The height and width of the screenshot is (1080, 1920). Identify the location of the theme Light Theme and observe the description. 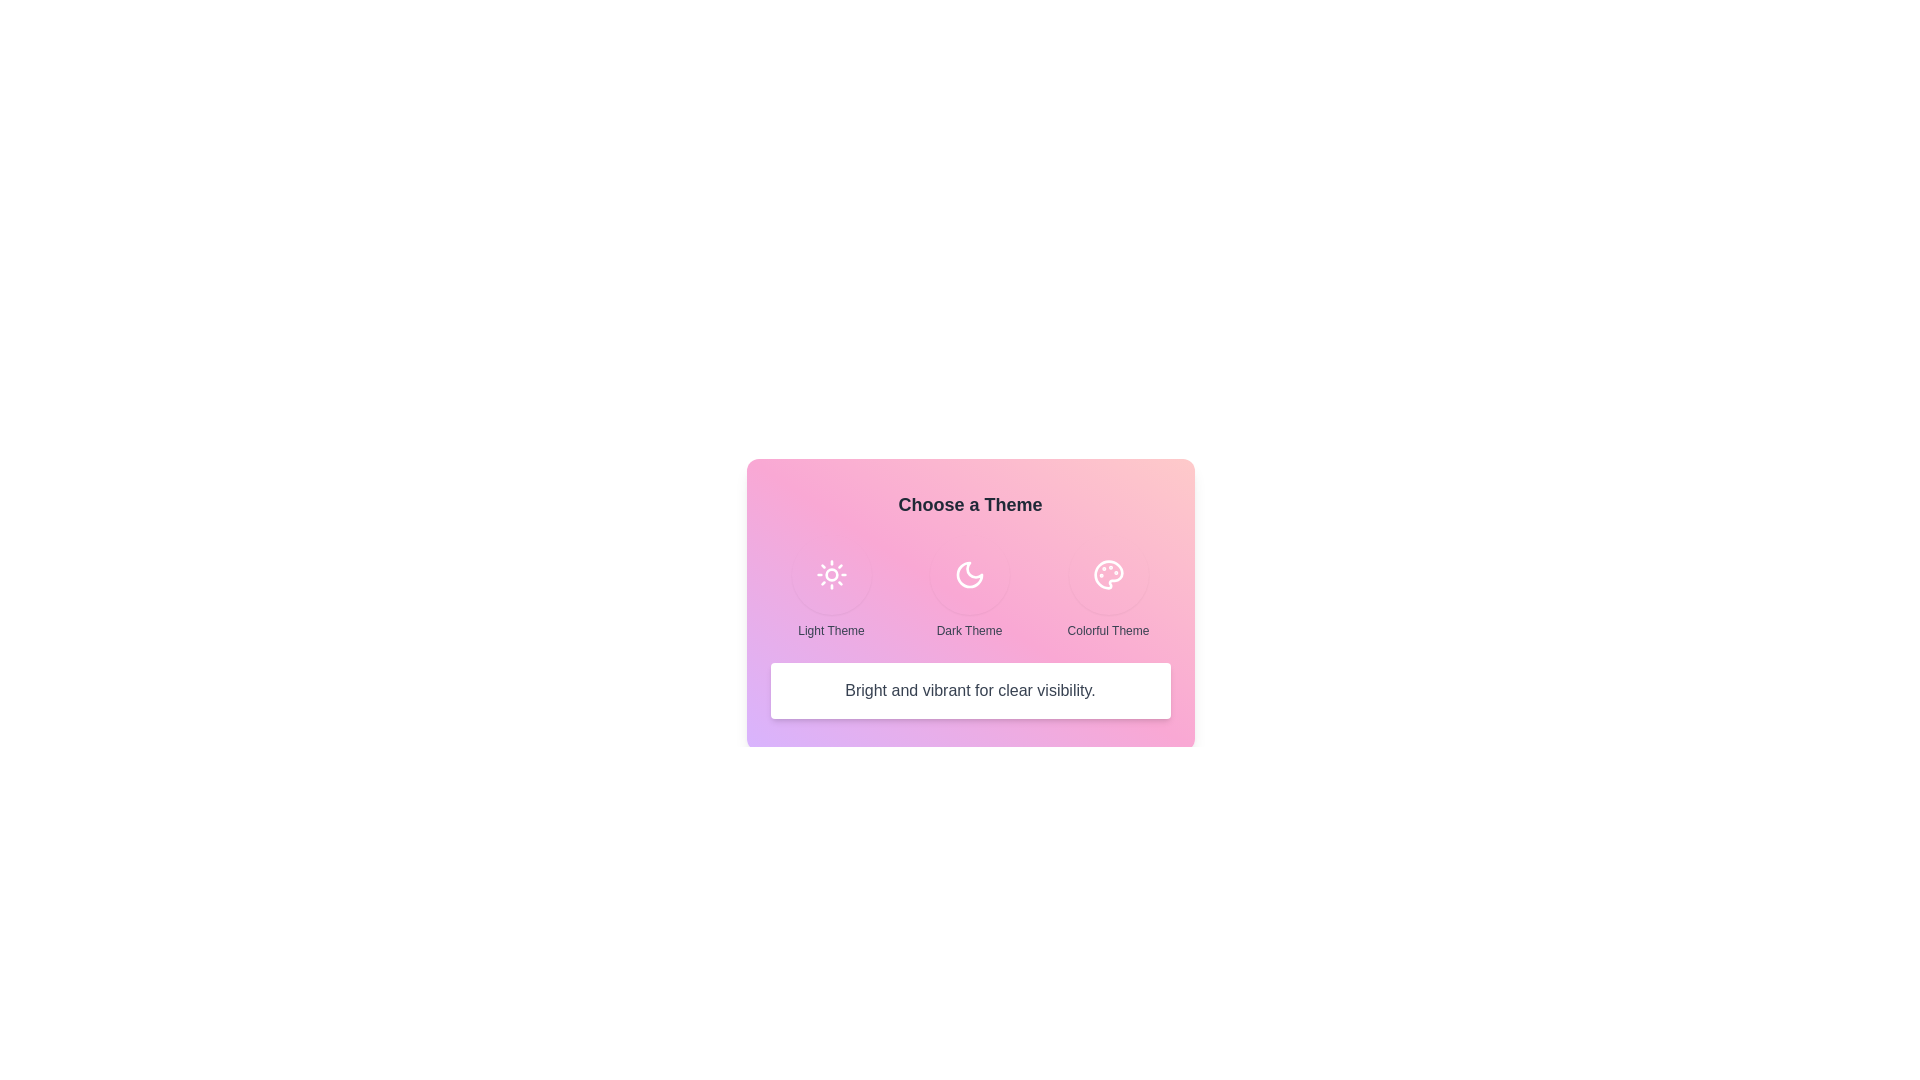
(831, 574).